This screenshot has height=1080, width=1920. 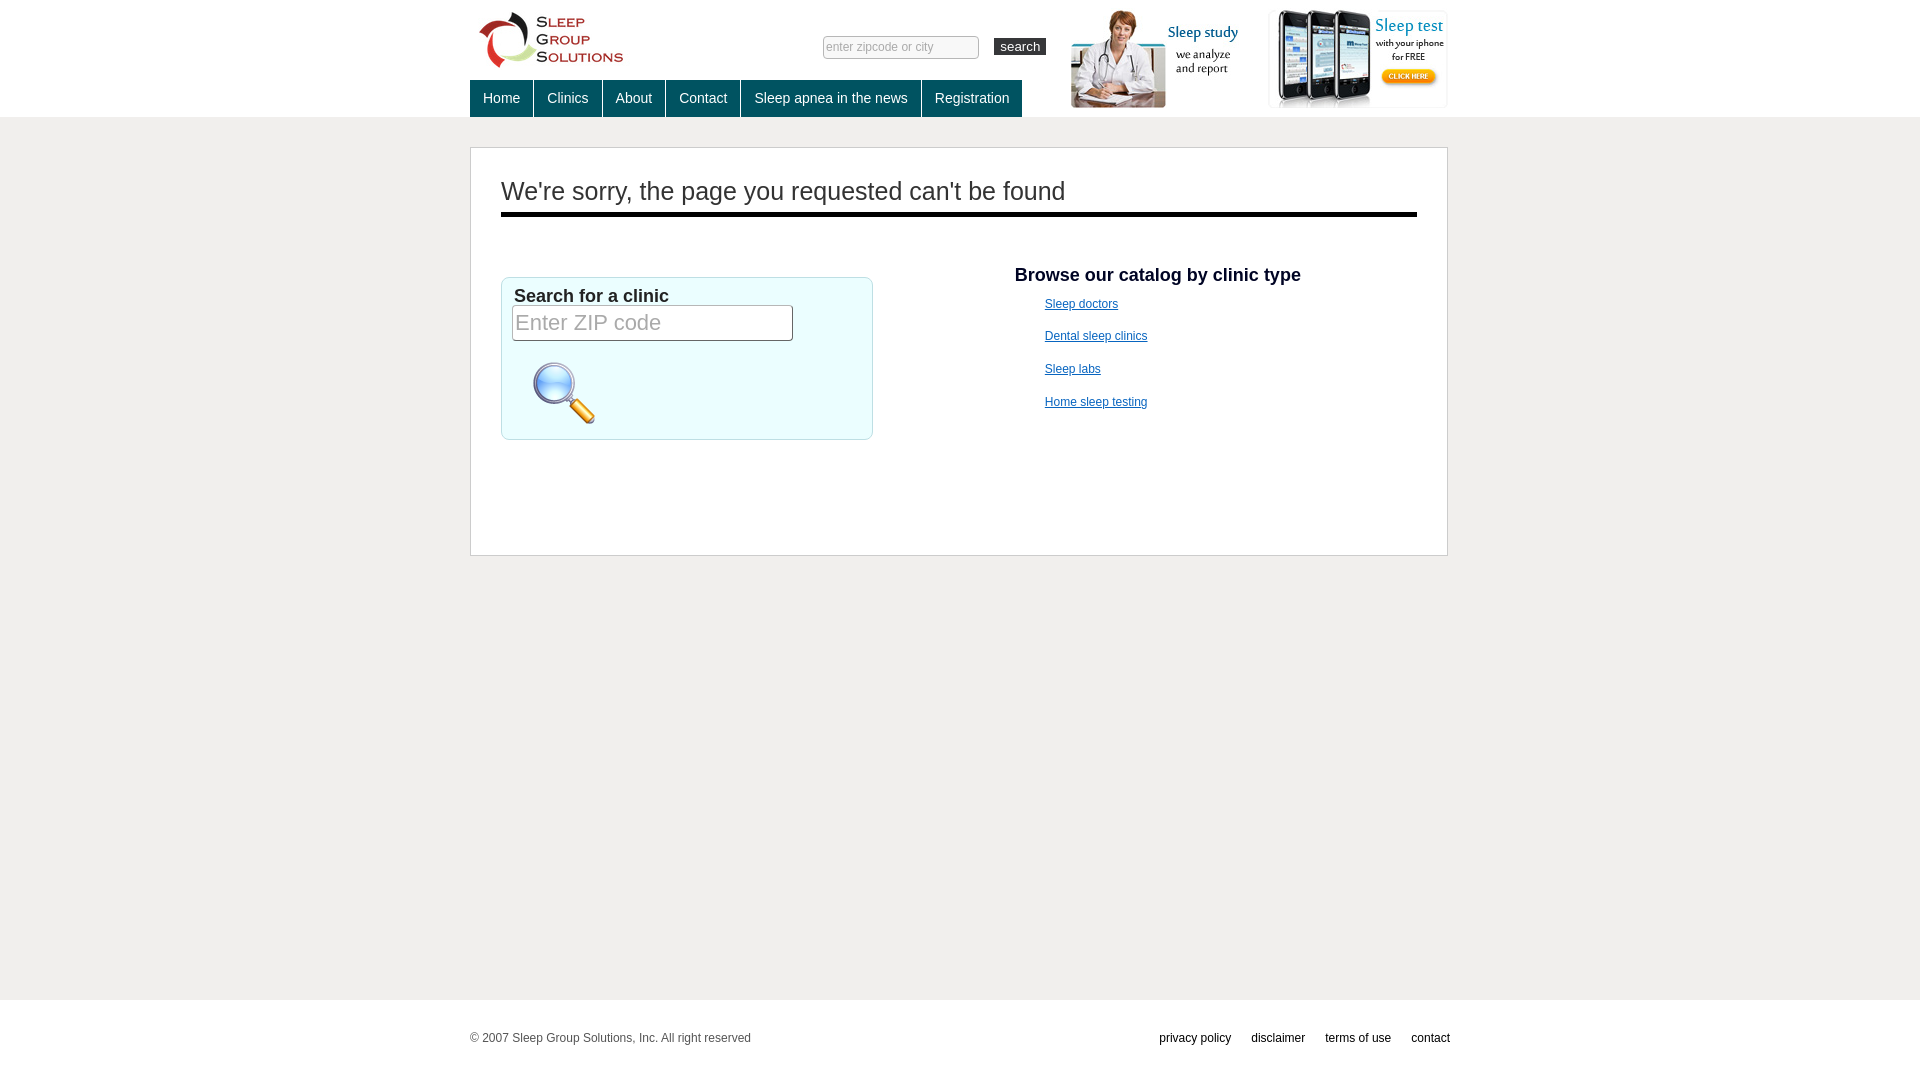 I want to click on 'About', so click(x=633, y=98).